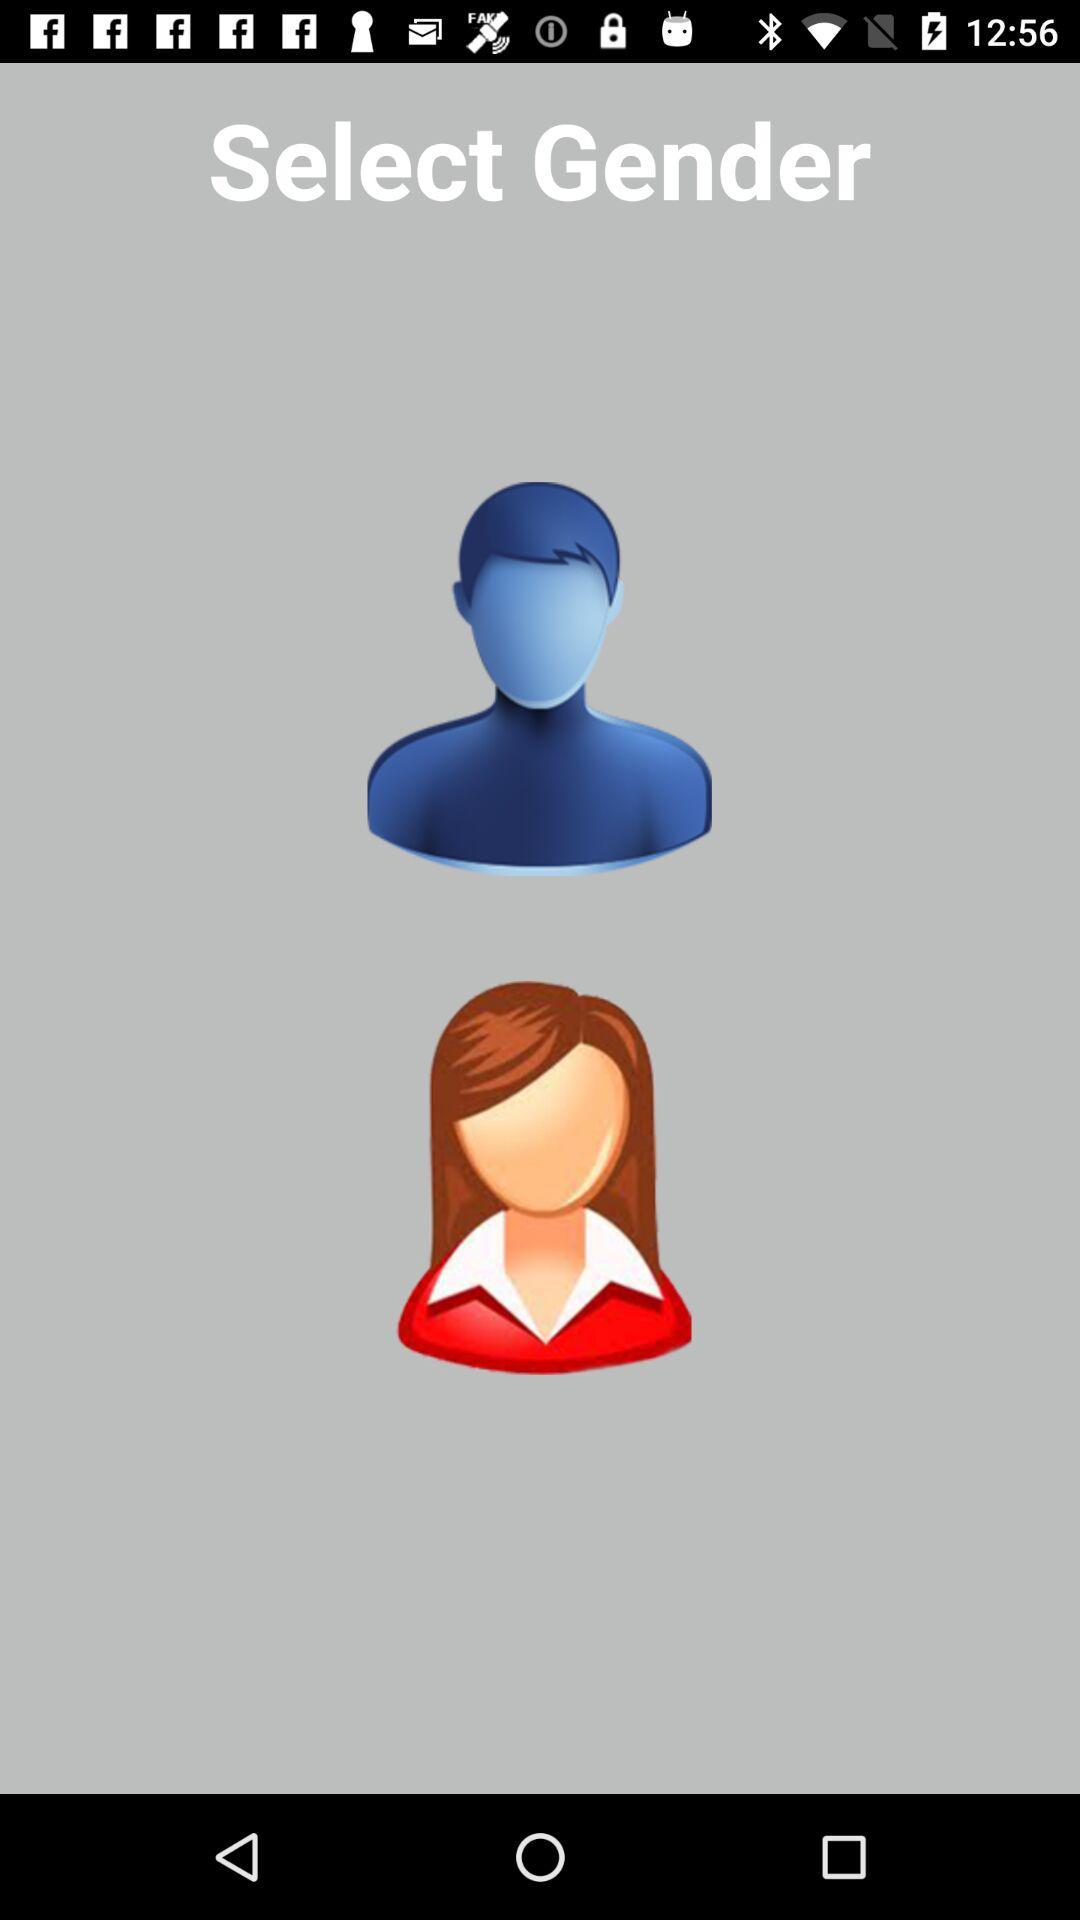  I want to click on female gender option, so click(538, 1177).